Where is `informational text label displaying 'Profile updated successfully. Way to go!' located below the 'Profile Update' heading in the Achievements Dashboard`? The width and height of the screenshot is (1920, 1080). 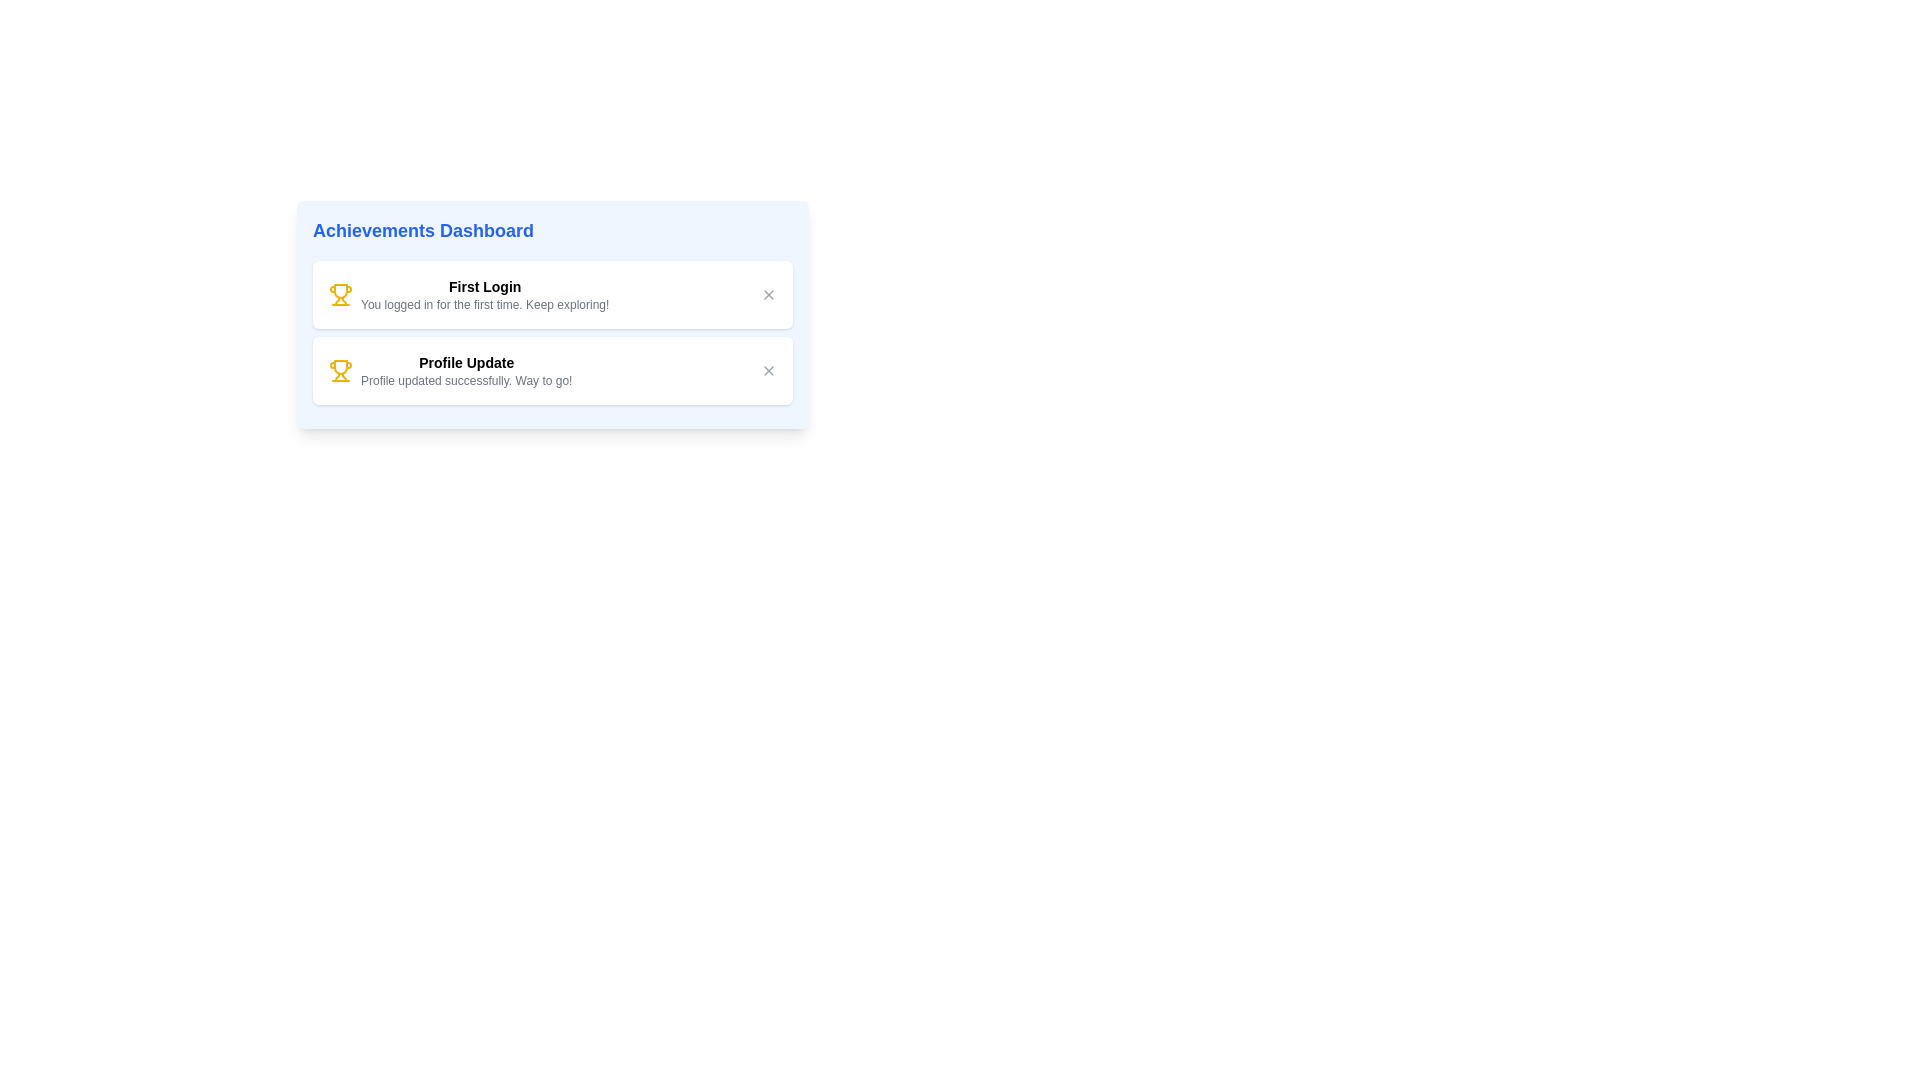 informational text label displaying 'Profile updated successfully. Way to go!' located below the 'Profile Update' heading in the Achievements Dashboard is located at coordinates (465, 381).